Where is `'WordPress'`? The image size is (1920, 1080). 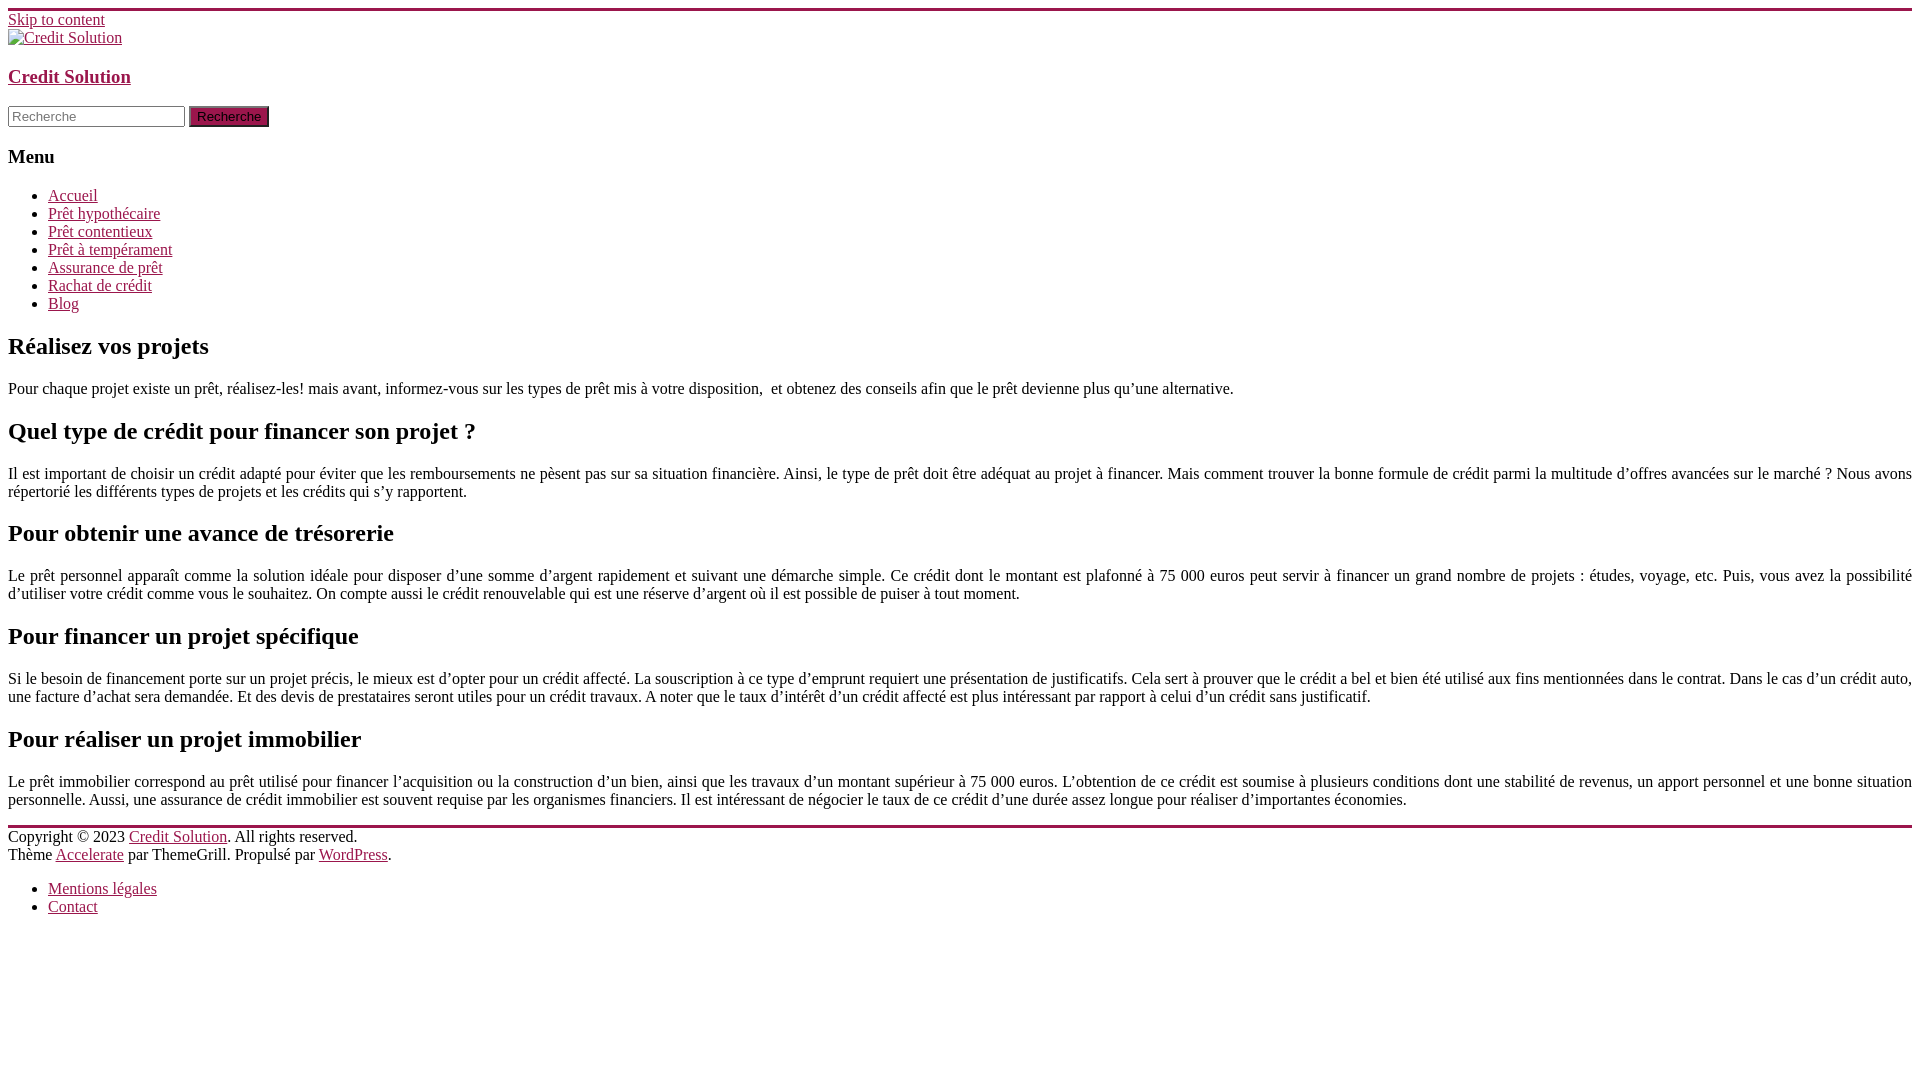 'WordPress' is located at coordinates (317, 854).